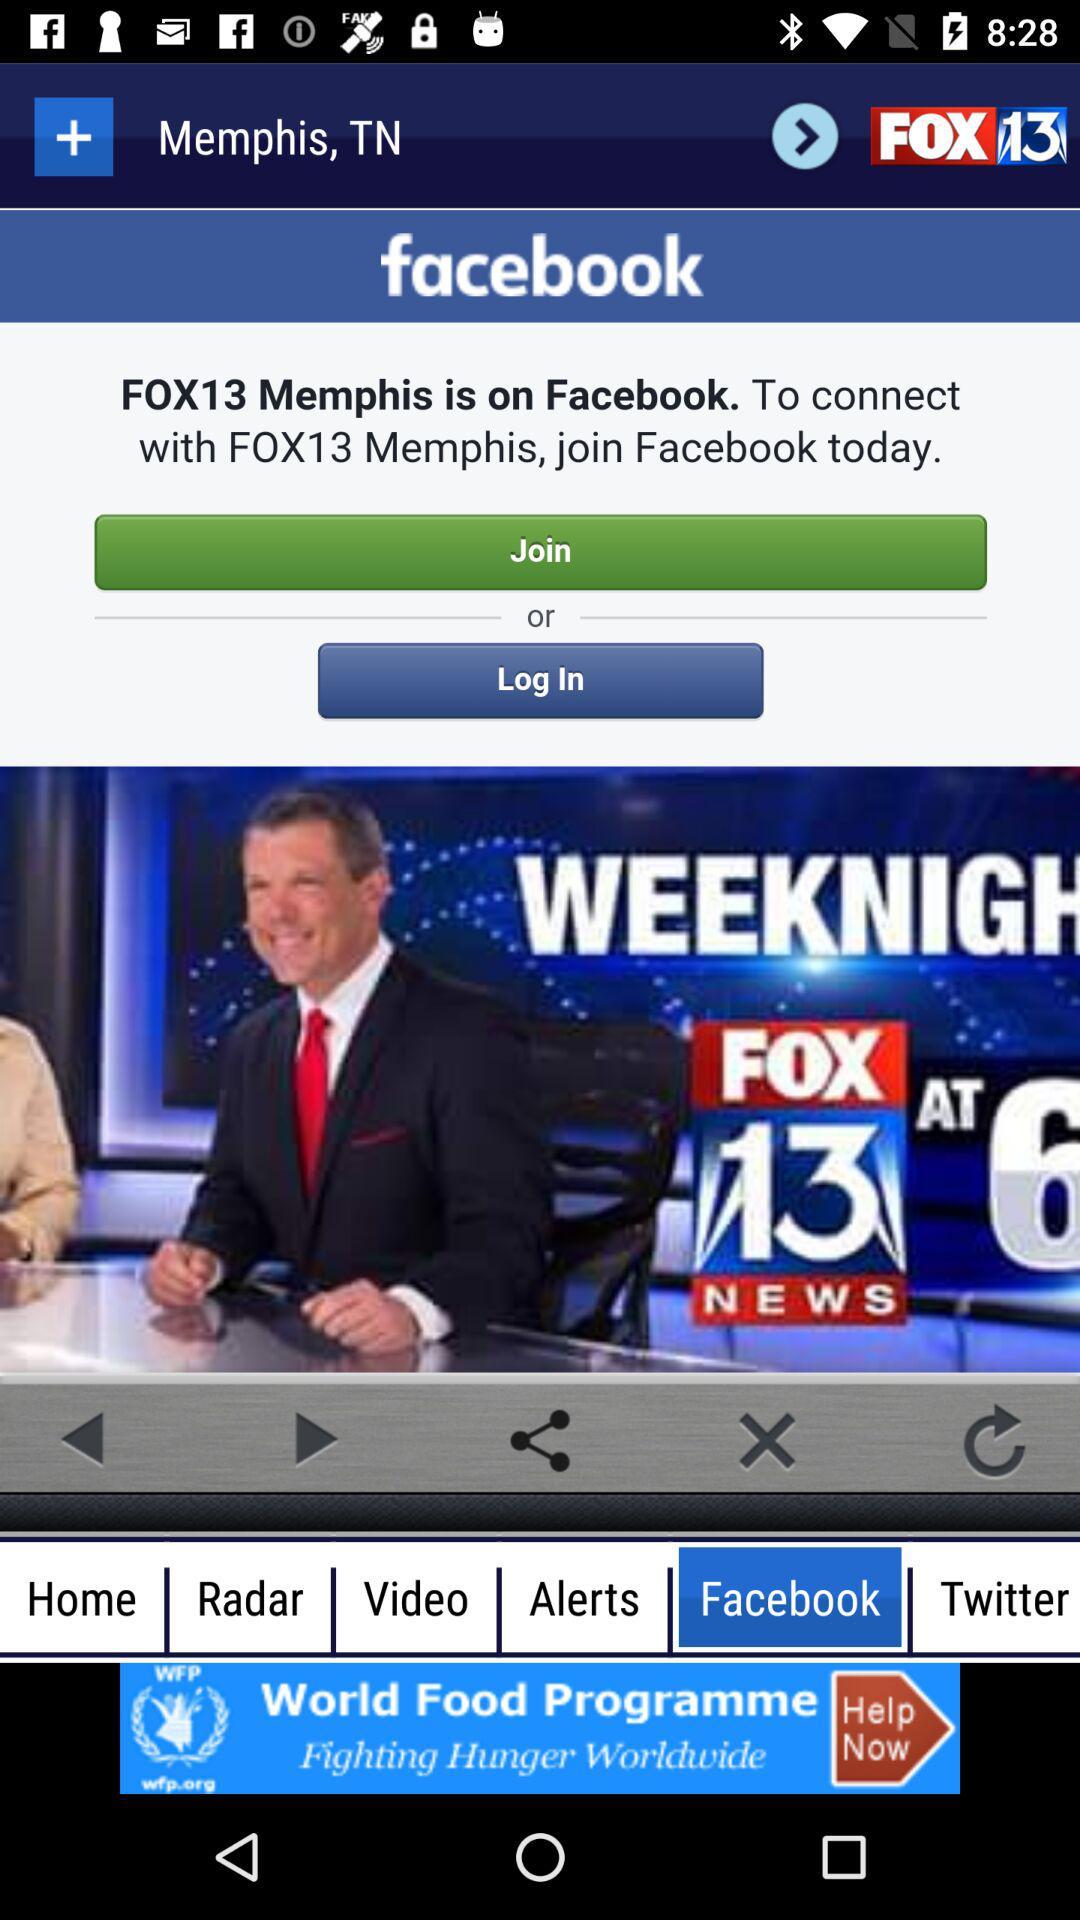 This screenshot has height=1920, width=1080. What do you see at coordinates (540, 1727) in the screenshot?
I see `advertisement` at bounding box center [540, 1727].